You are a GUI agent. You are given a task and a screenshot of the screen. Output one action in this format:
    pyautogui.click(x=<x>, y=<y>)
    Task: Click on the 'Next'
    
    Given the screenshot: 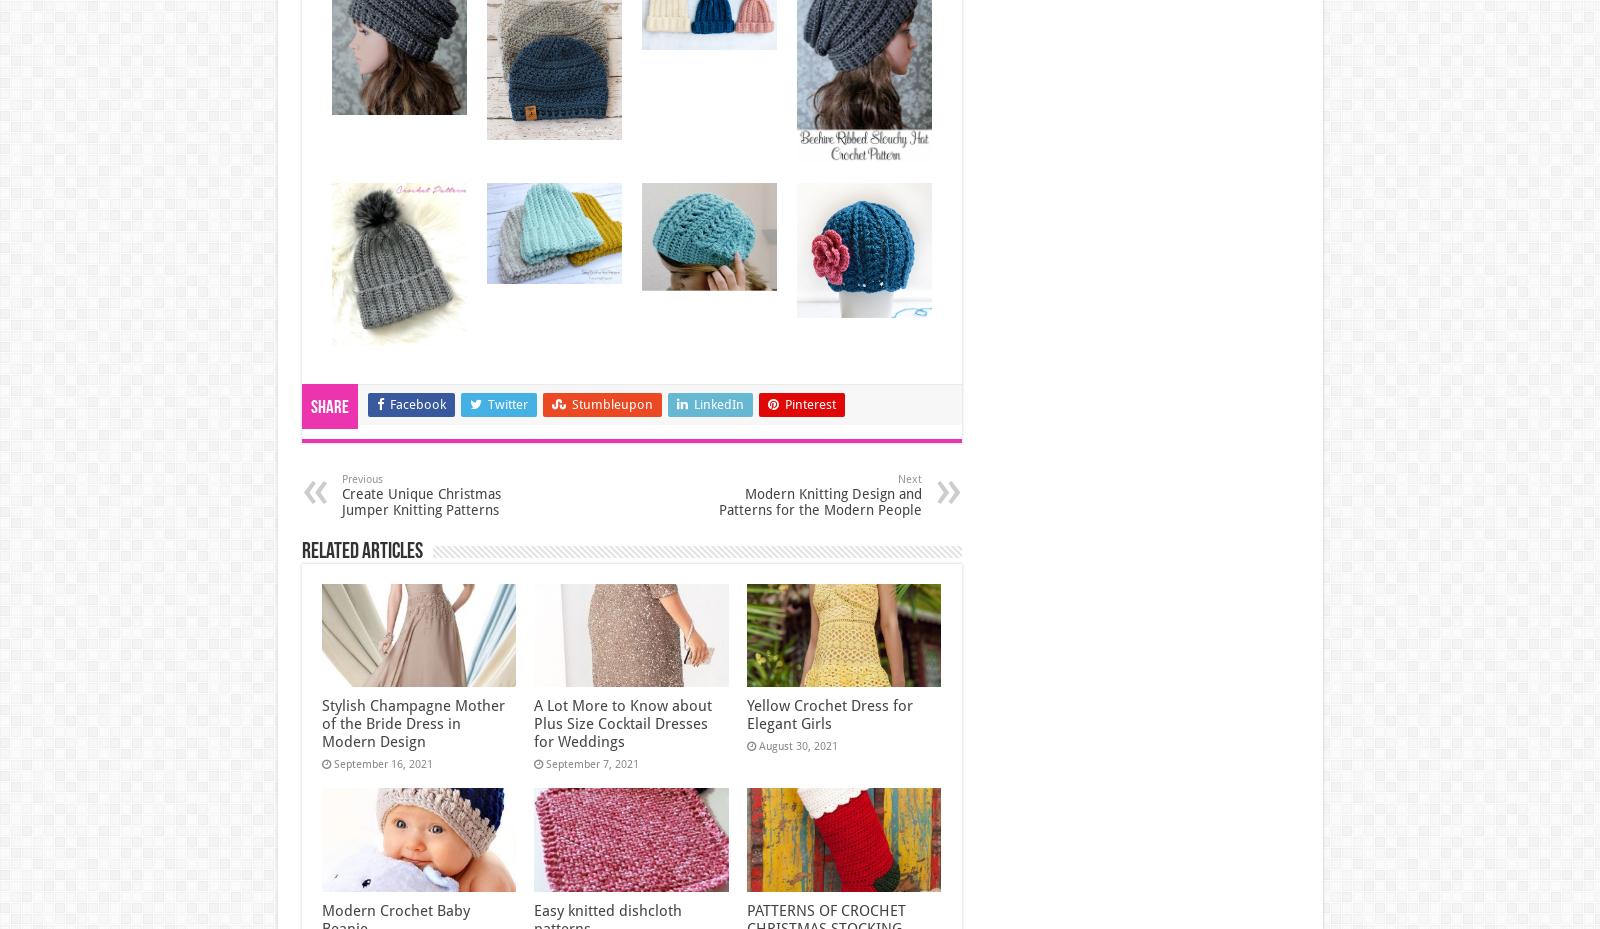 What is the action you would take?
    pyautogui.click(x=907, y=478)
    